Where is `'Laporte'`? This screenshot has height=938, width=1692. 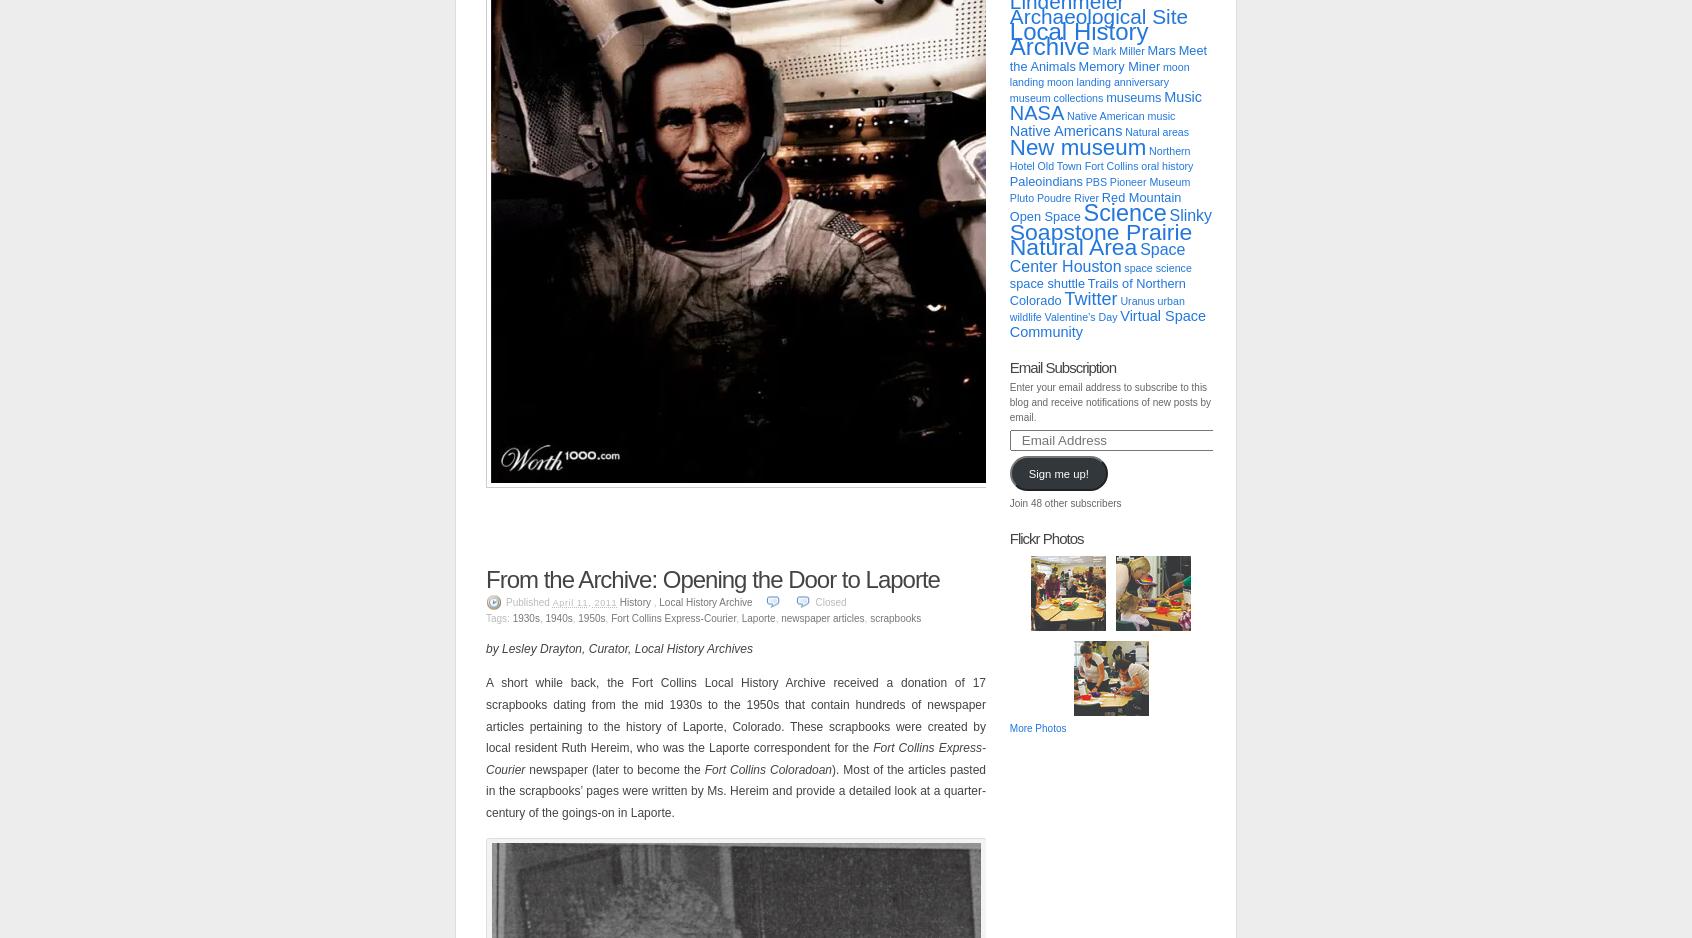 'Laporte' is located at coordinates (757, 617).